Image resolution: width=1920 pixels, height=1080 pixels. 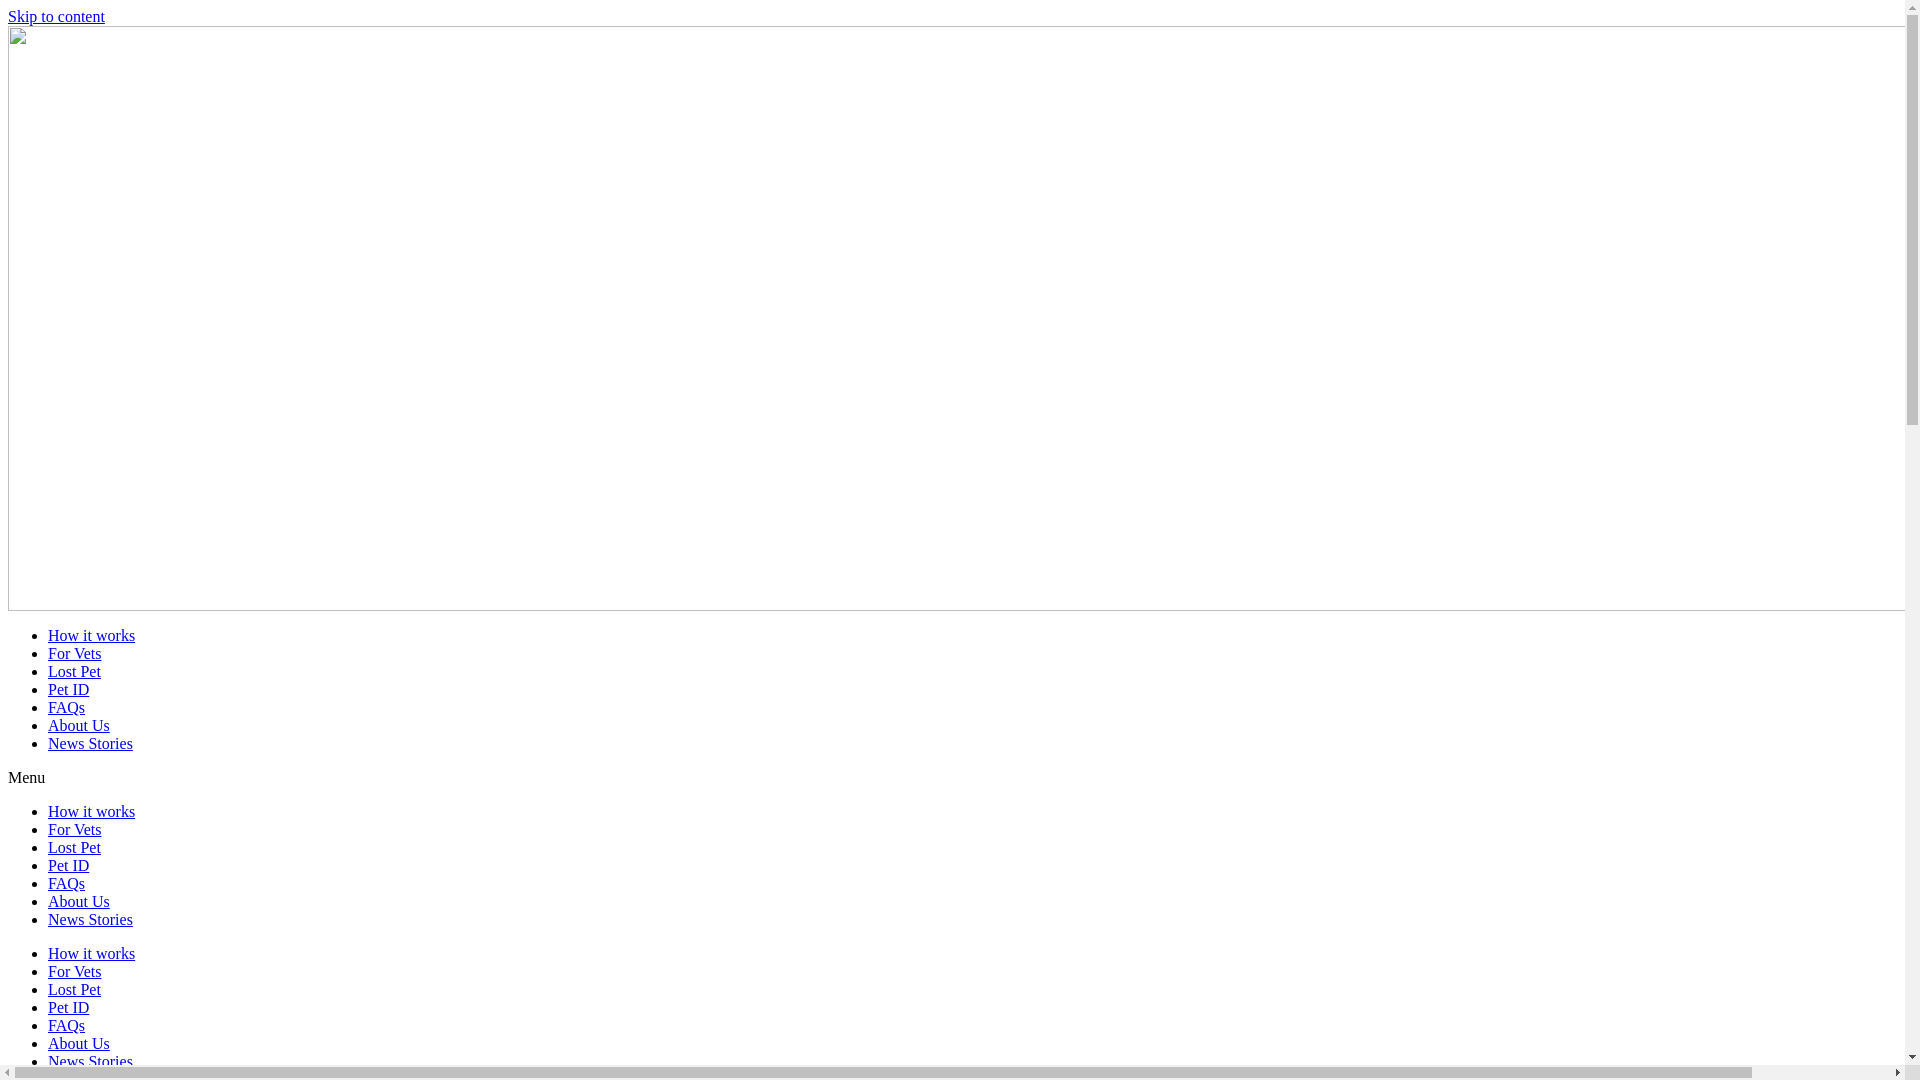 What do you see at coordinates (66, 706) in the screenshot?
I see `'FAQs'` at bounding box center [66, 706].